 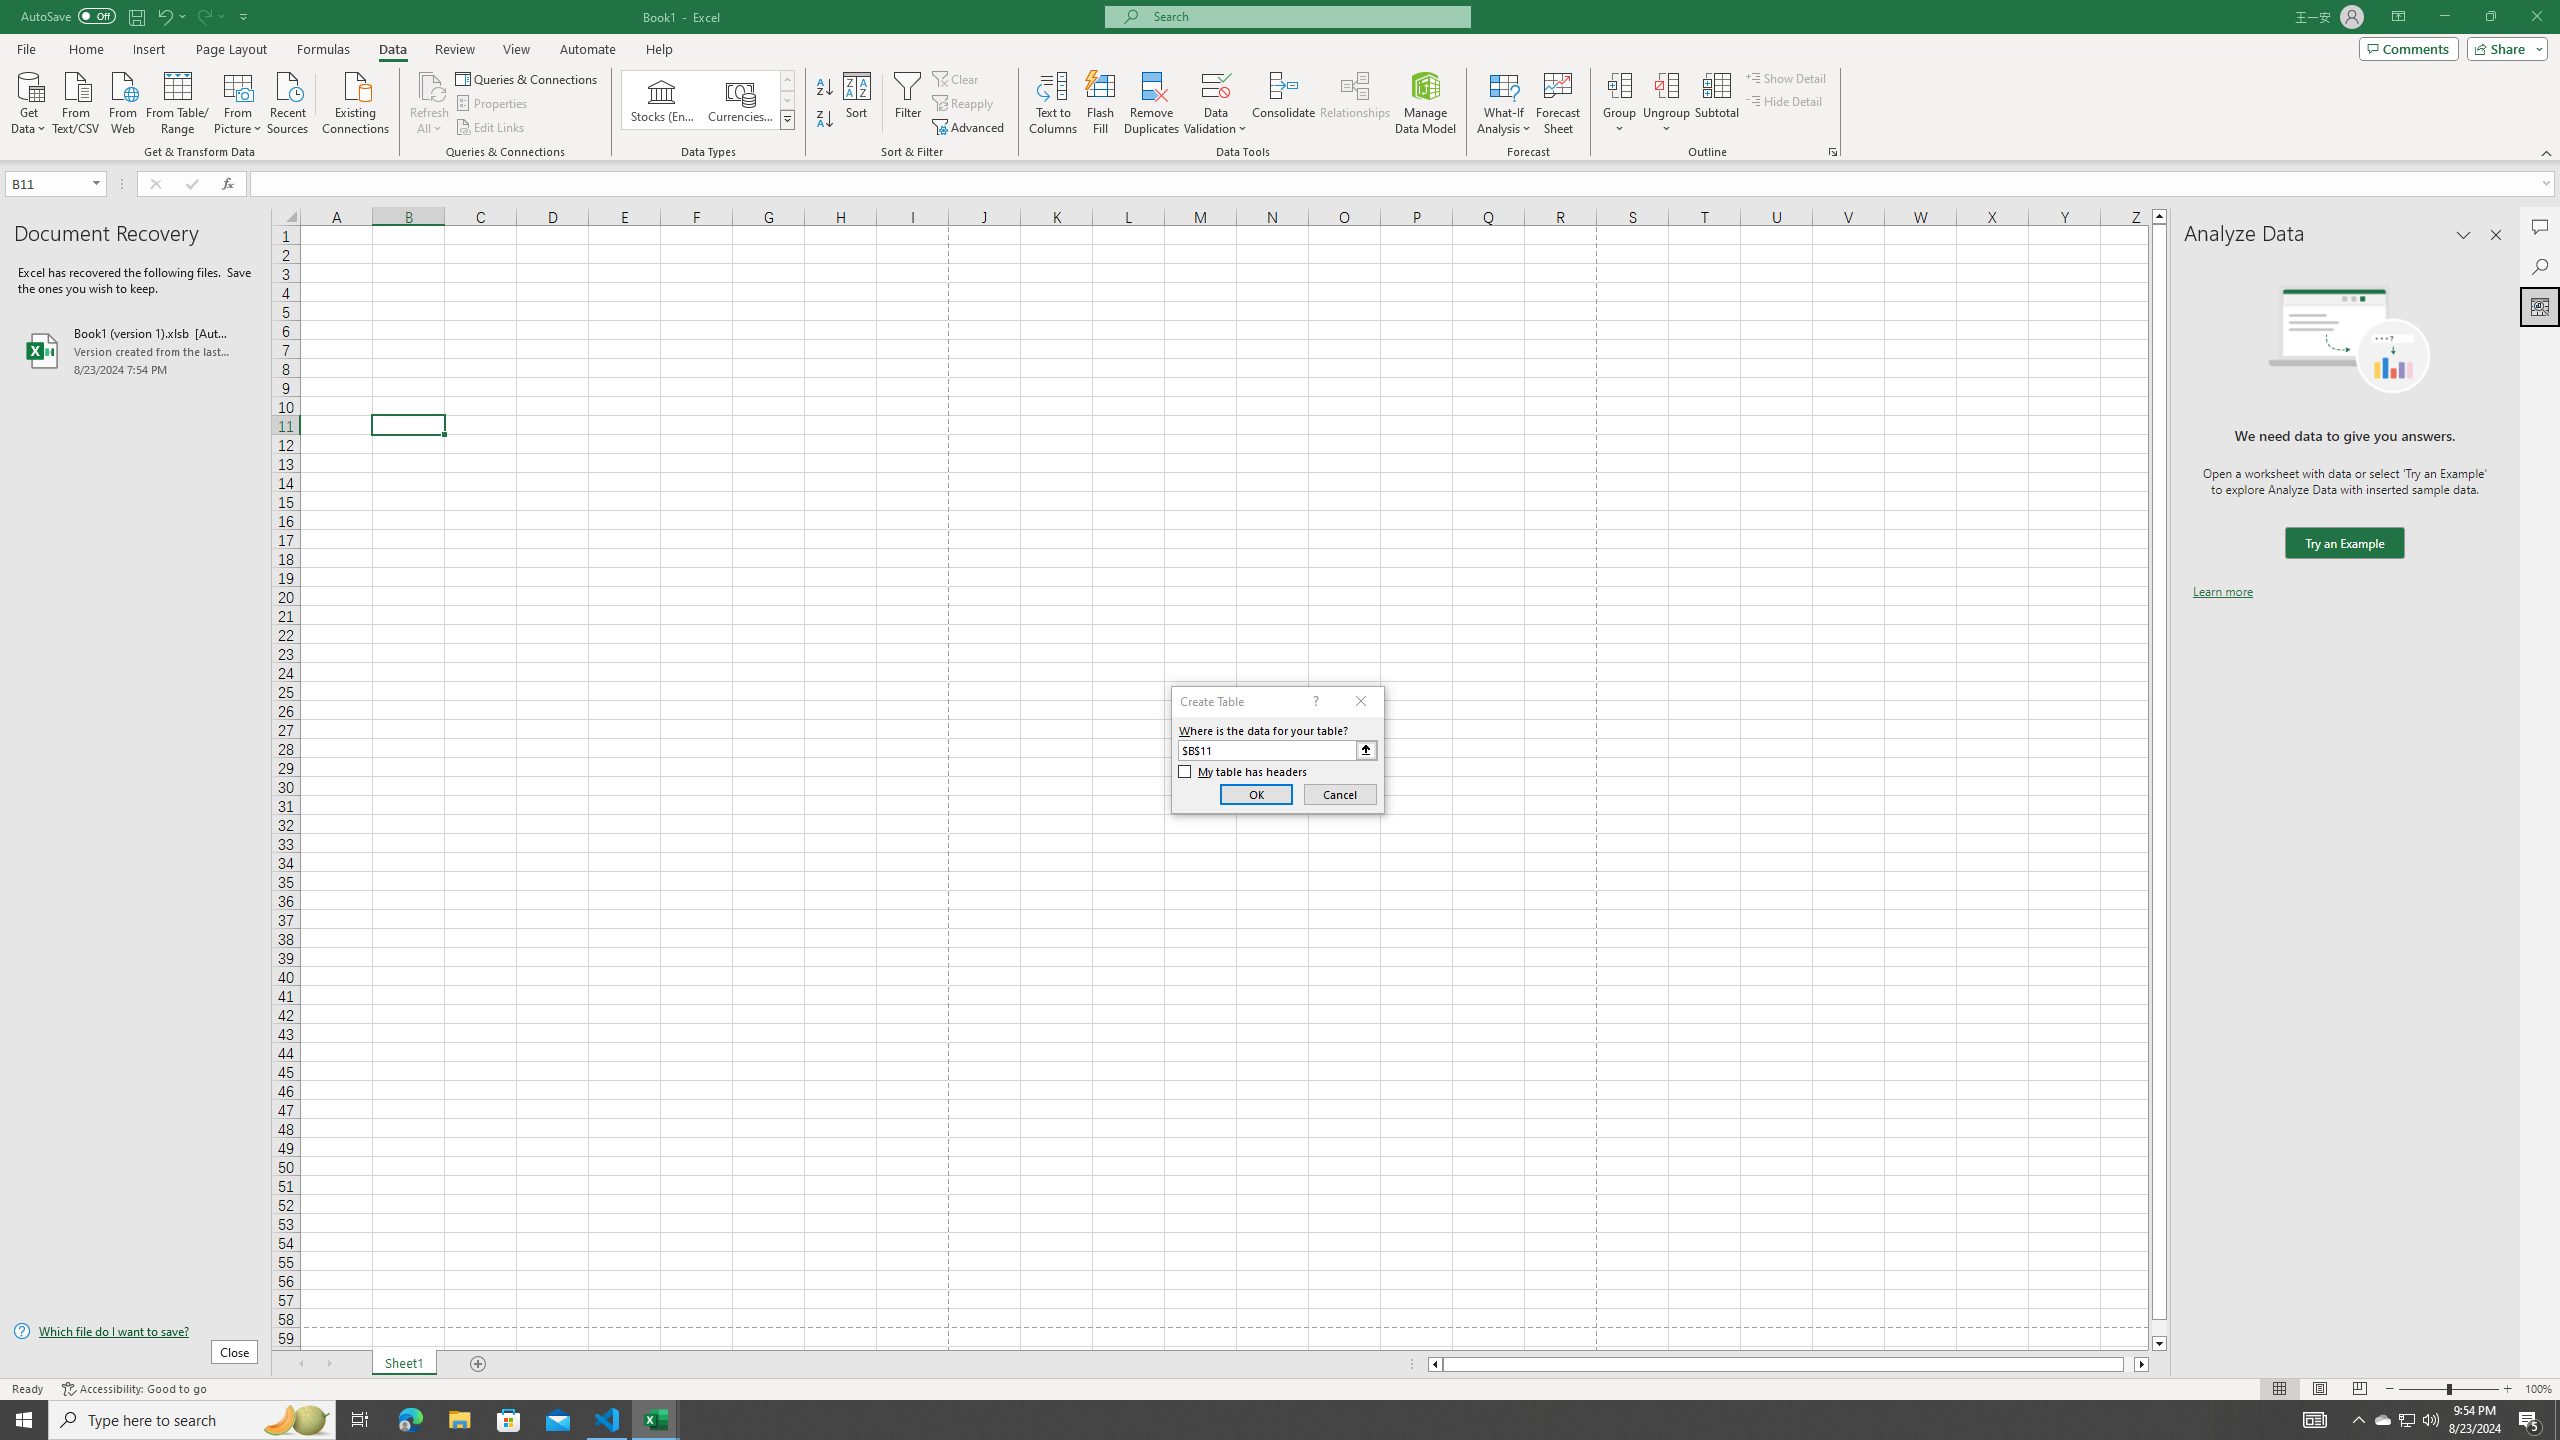 I want to click on 'Search', so click(x=2539, y=267).